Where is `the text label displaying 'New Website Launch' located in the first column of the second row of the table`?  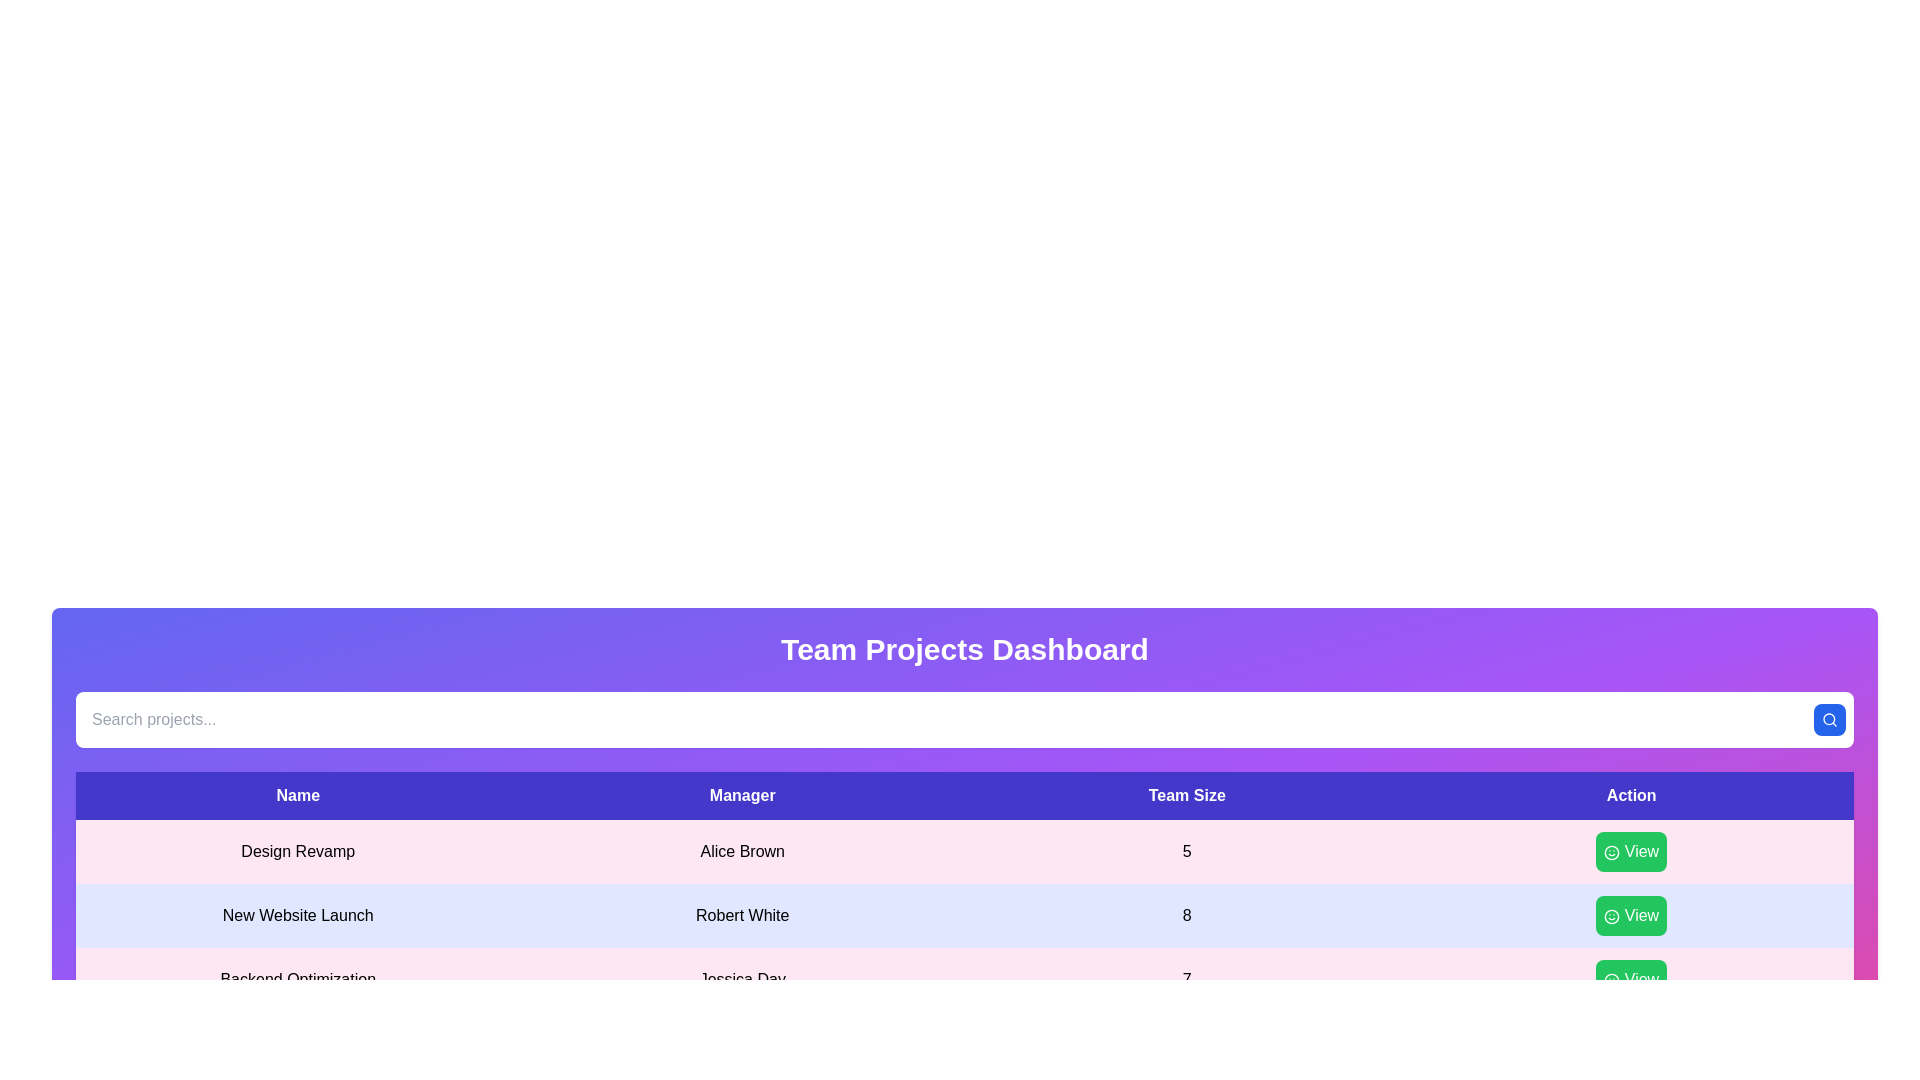 the text label displaying 'New Website Launch' located in the first column of the second row of the table is located at coordinates (297, 915).